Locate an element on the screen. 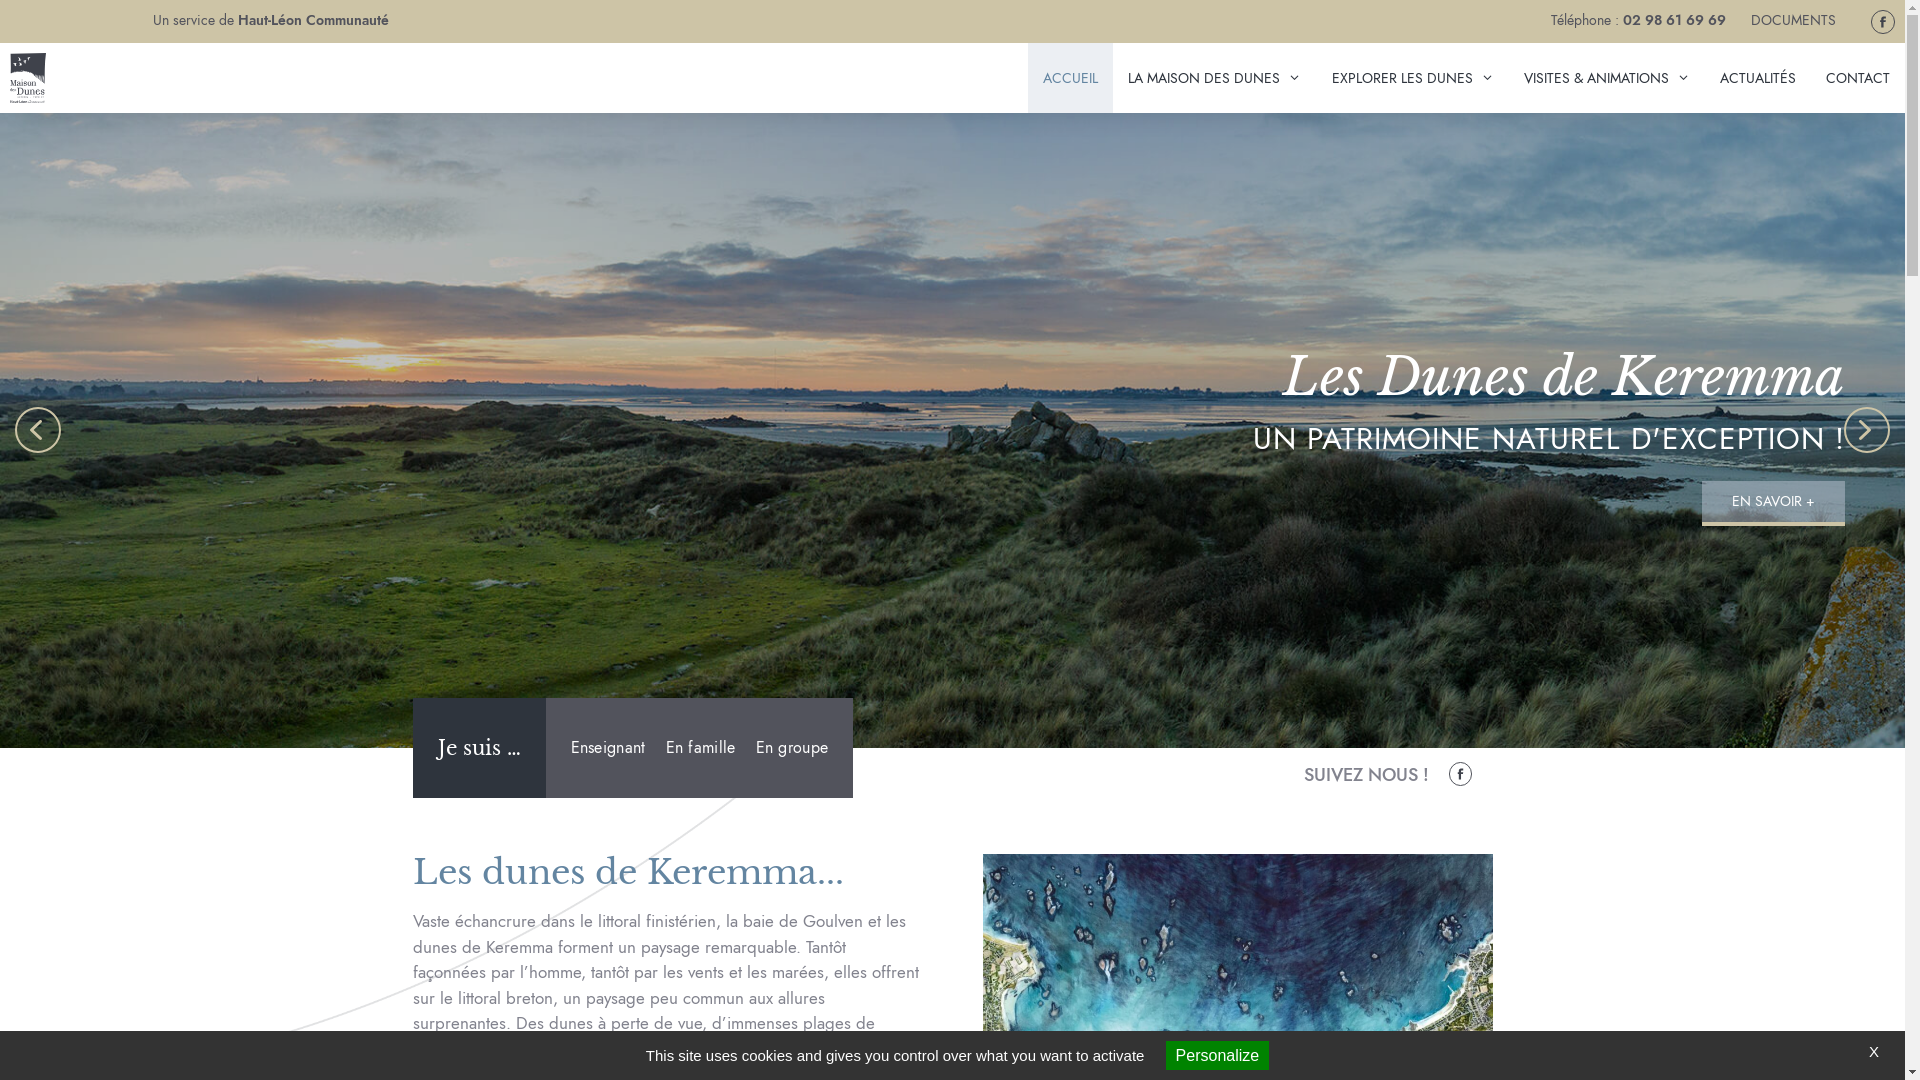  'Maison Des Dunes' is located at coordinates (0, 76).